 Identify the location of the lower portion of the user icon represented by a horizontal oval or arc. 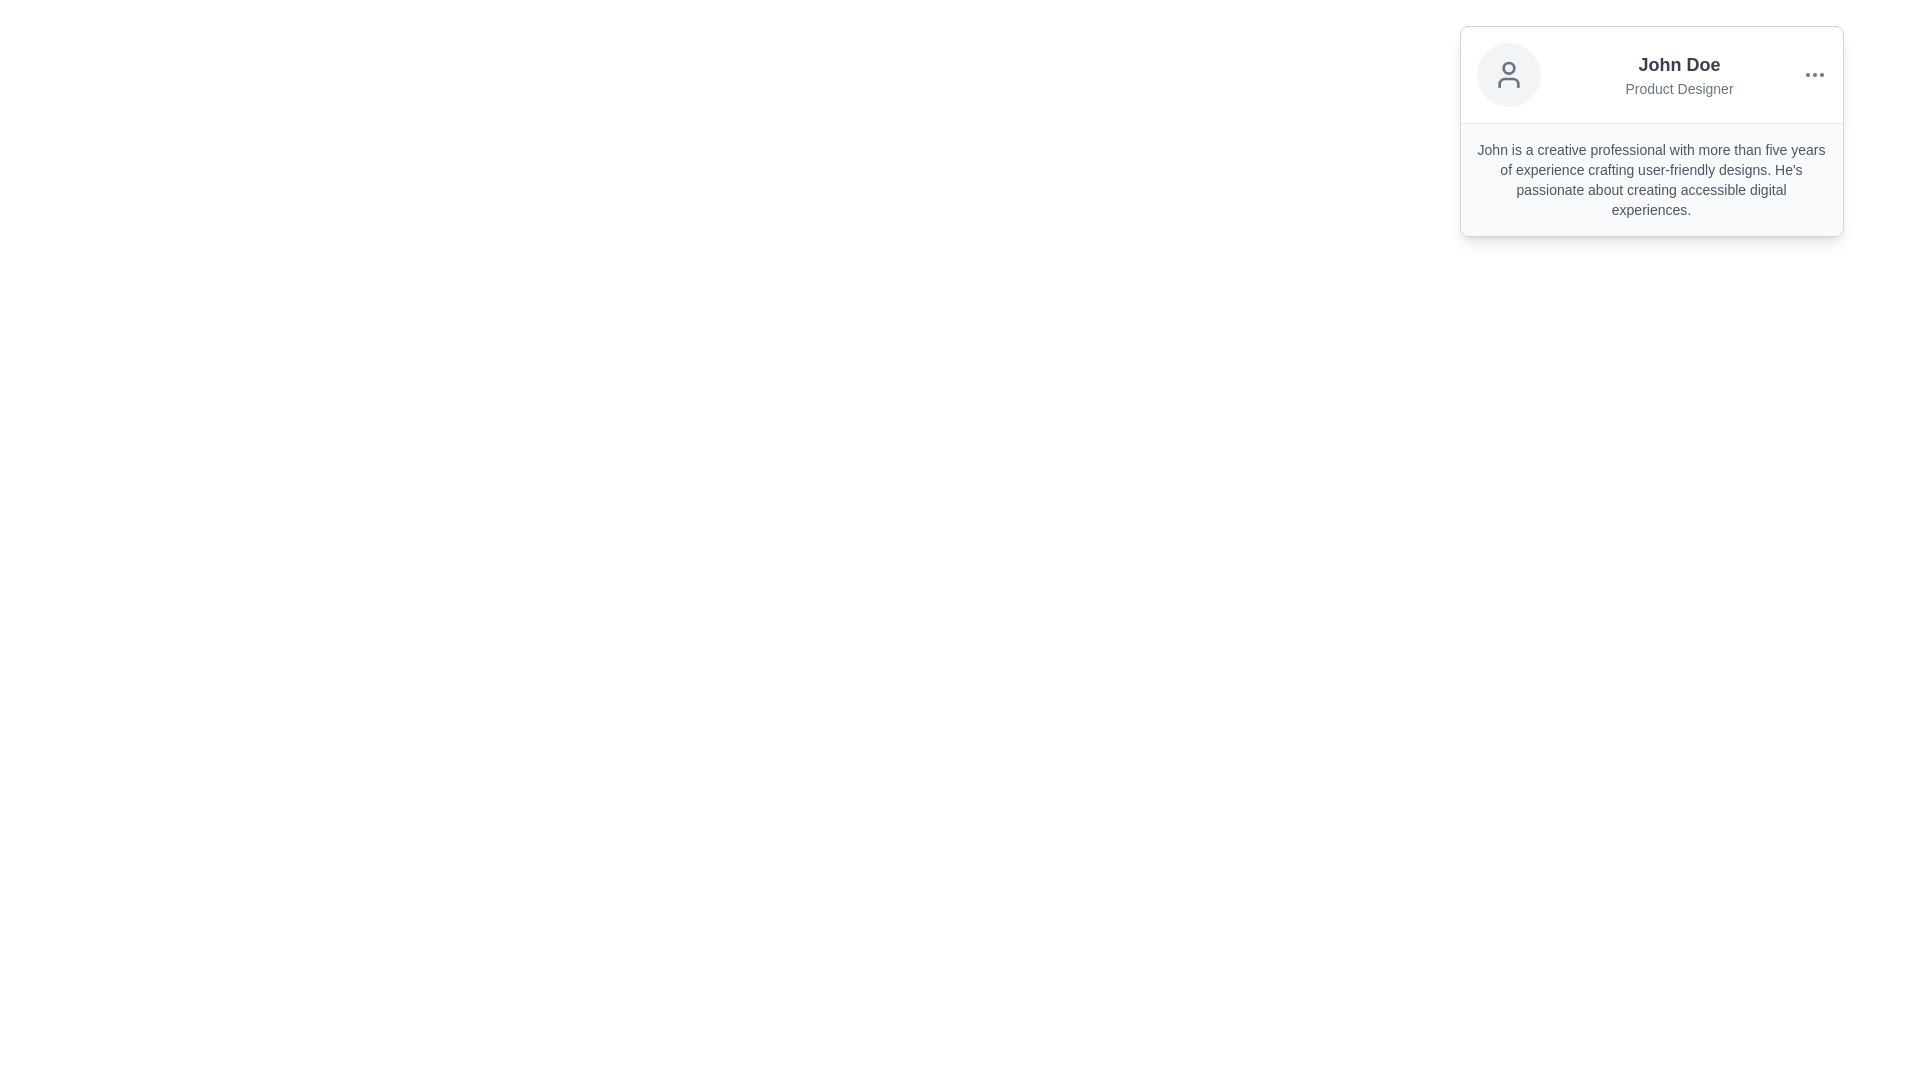
(1508, 82).